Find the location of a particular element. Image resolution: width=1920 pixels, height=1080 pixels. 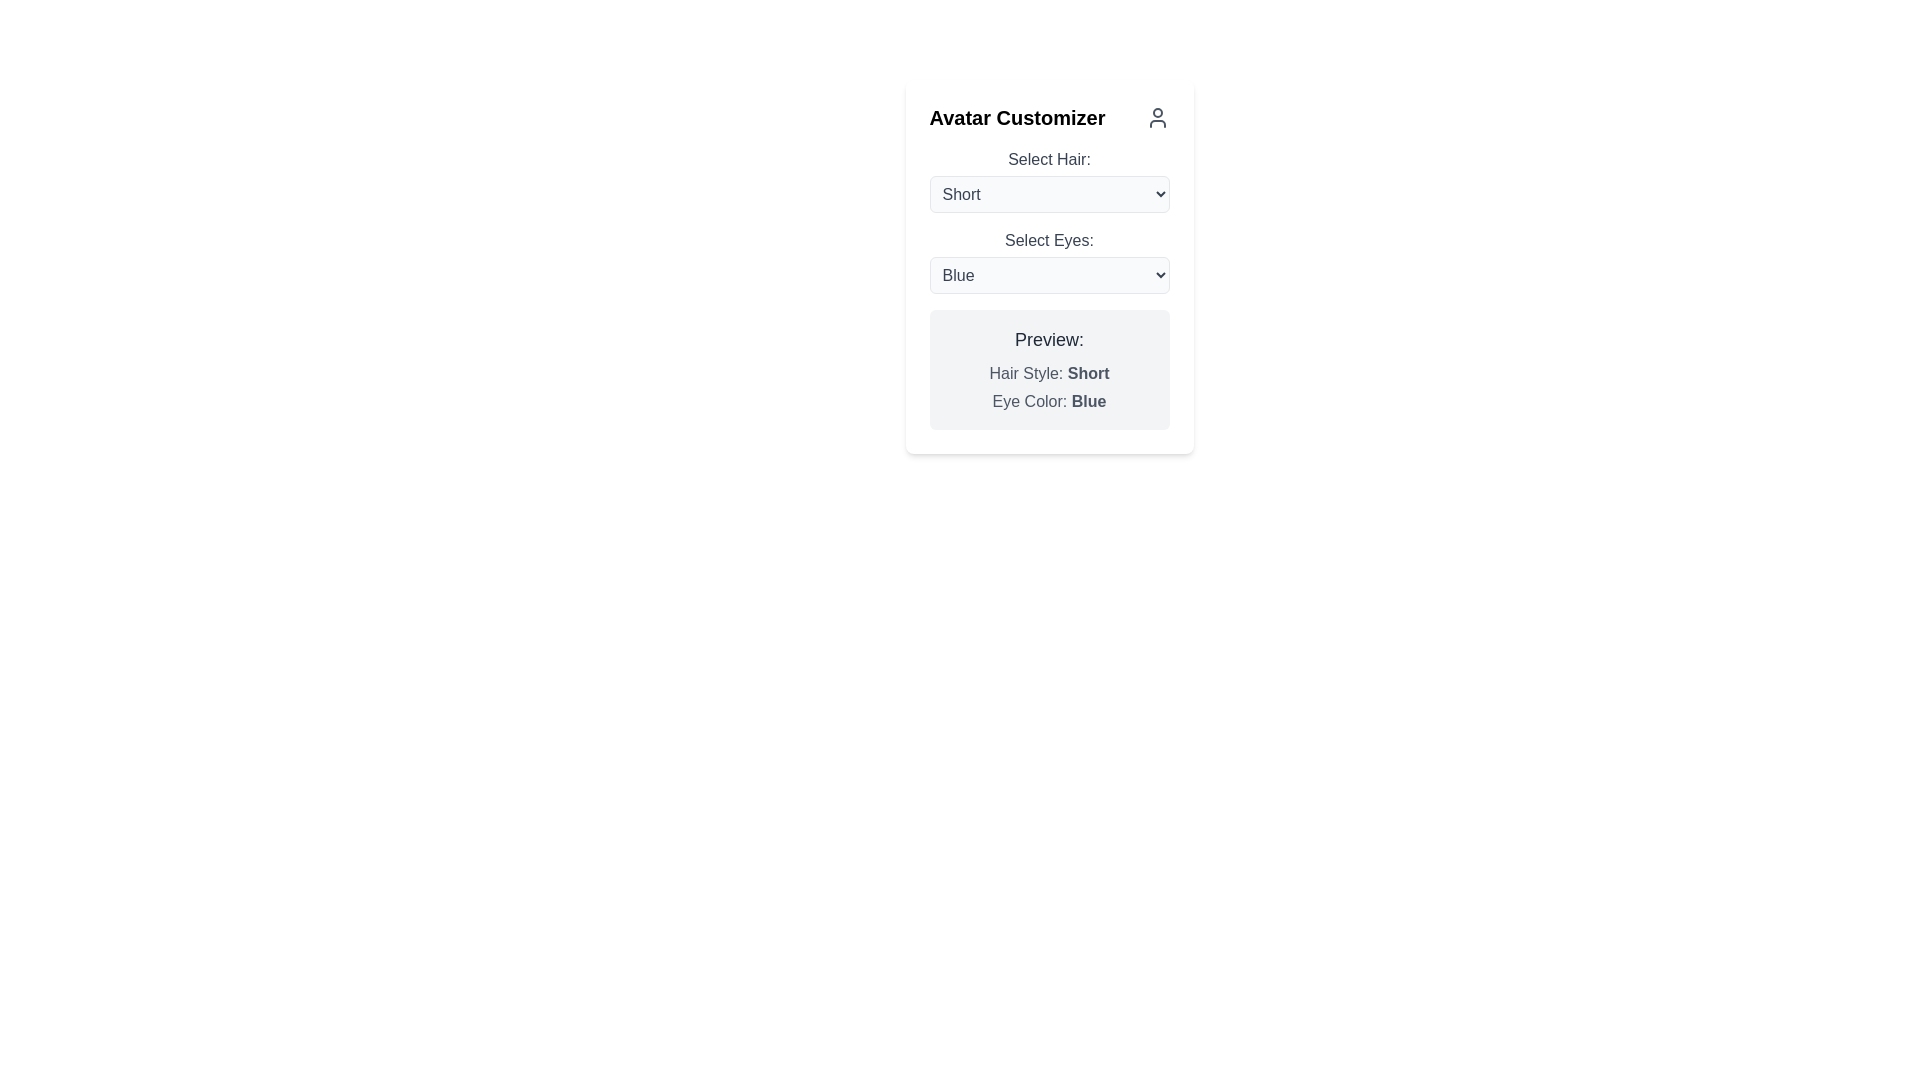

the 'Select Eyes:' dropdown menu is located at coordinates (1048, 260).